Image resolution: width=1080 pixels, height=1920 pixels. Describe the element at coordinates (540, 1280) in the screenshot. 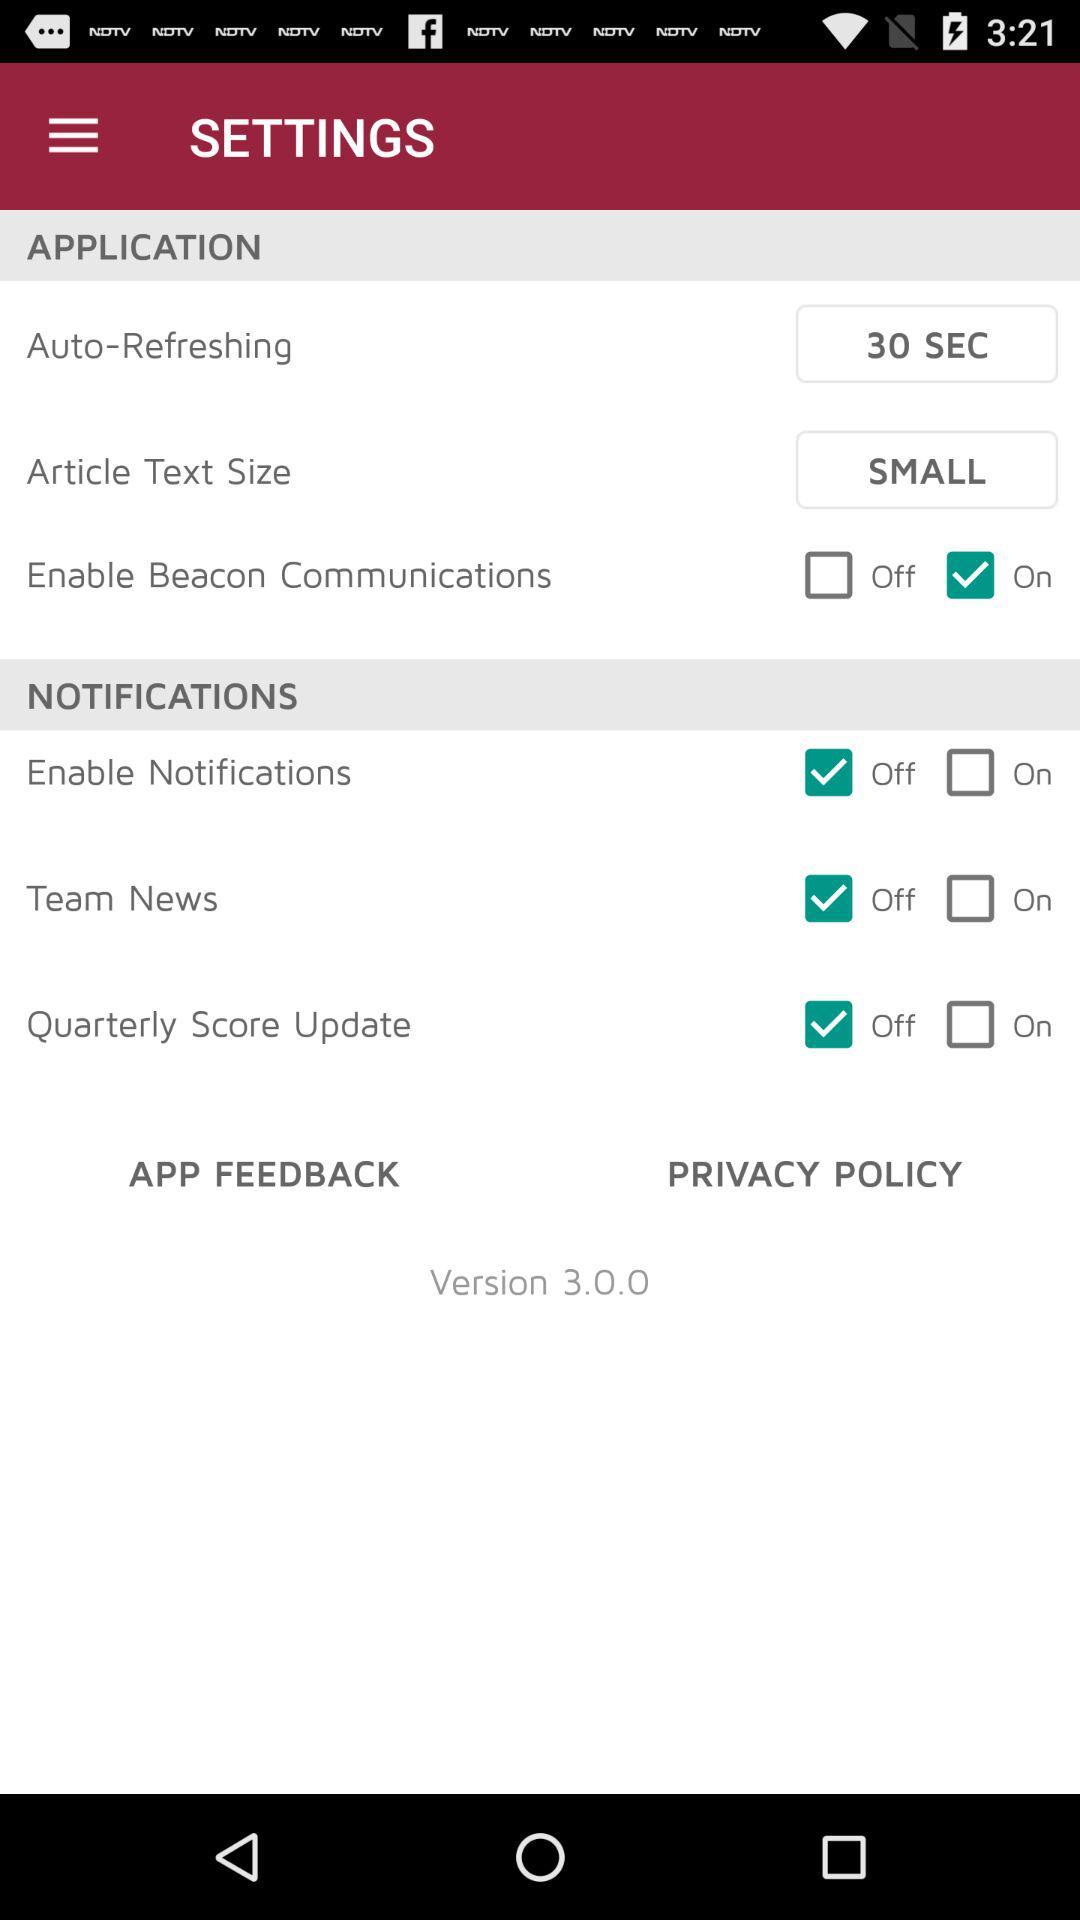

I see `version 3 0 at the bottom` at that location.